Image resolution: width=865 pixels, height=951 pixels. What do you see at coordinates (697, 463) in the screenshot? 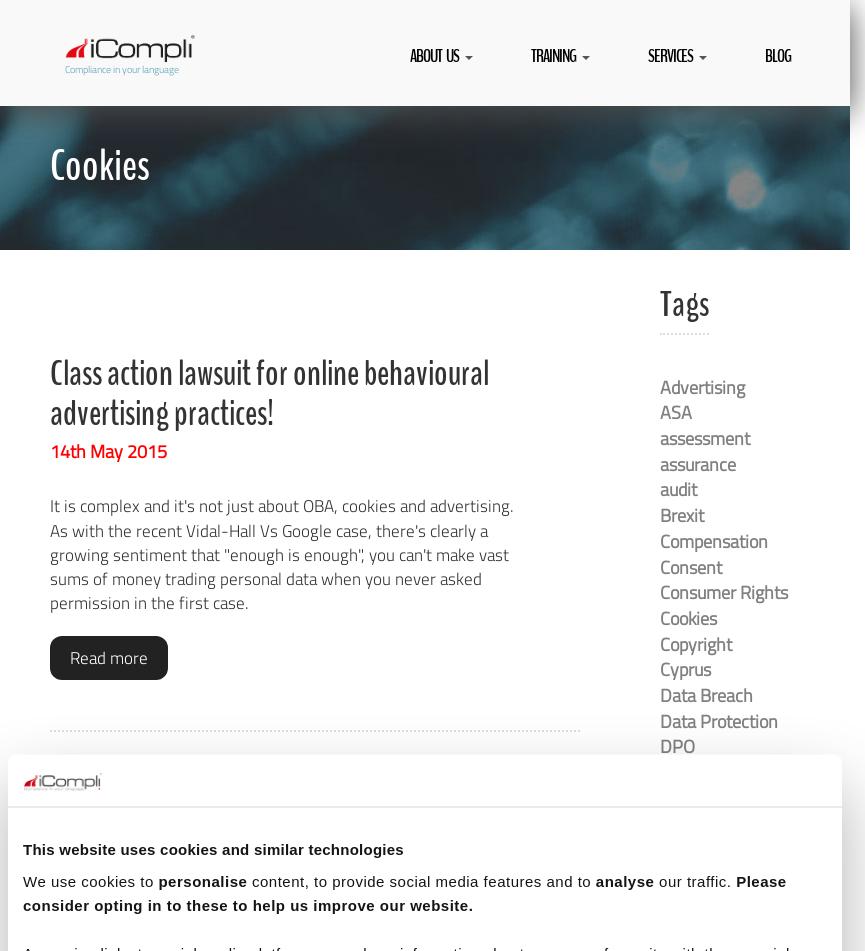
I see `'assurance'` at bounding box center [697, 463].